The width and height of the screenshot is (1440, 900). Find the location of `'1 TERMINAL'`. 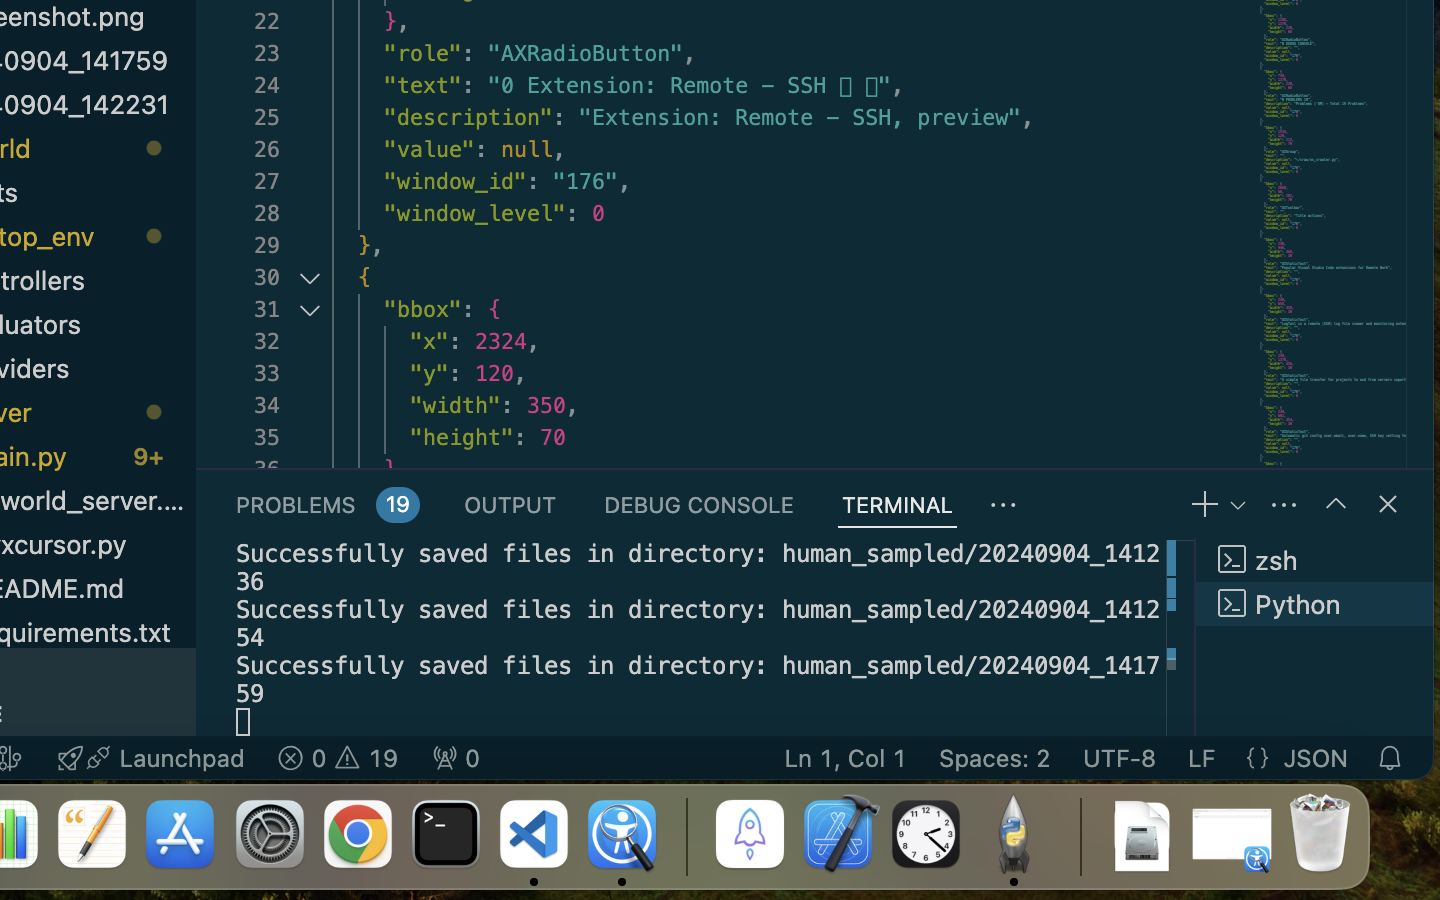

'1 TERMINAL' is located at coordinates (896, 503).